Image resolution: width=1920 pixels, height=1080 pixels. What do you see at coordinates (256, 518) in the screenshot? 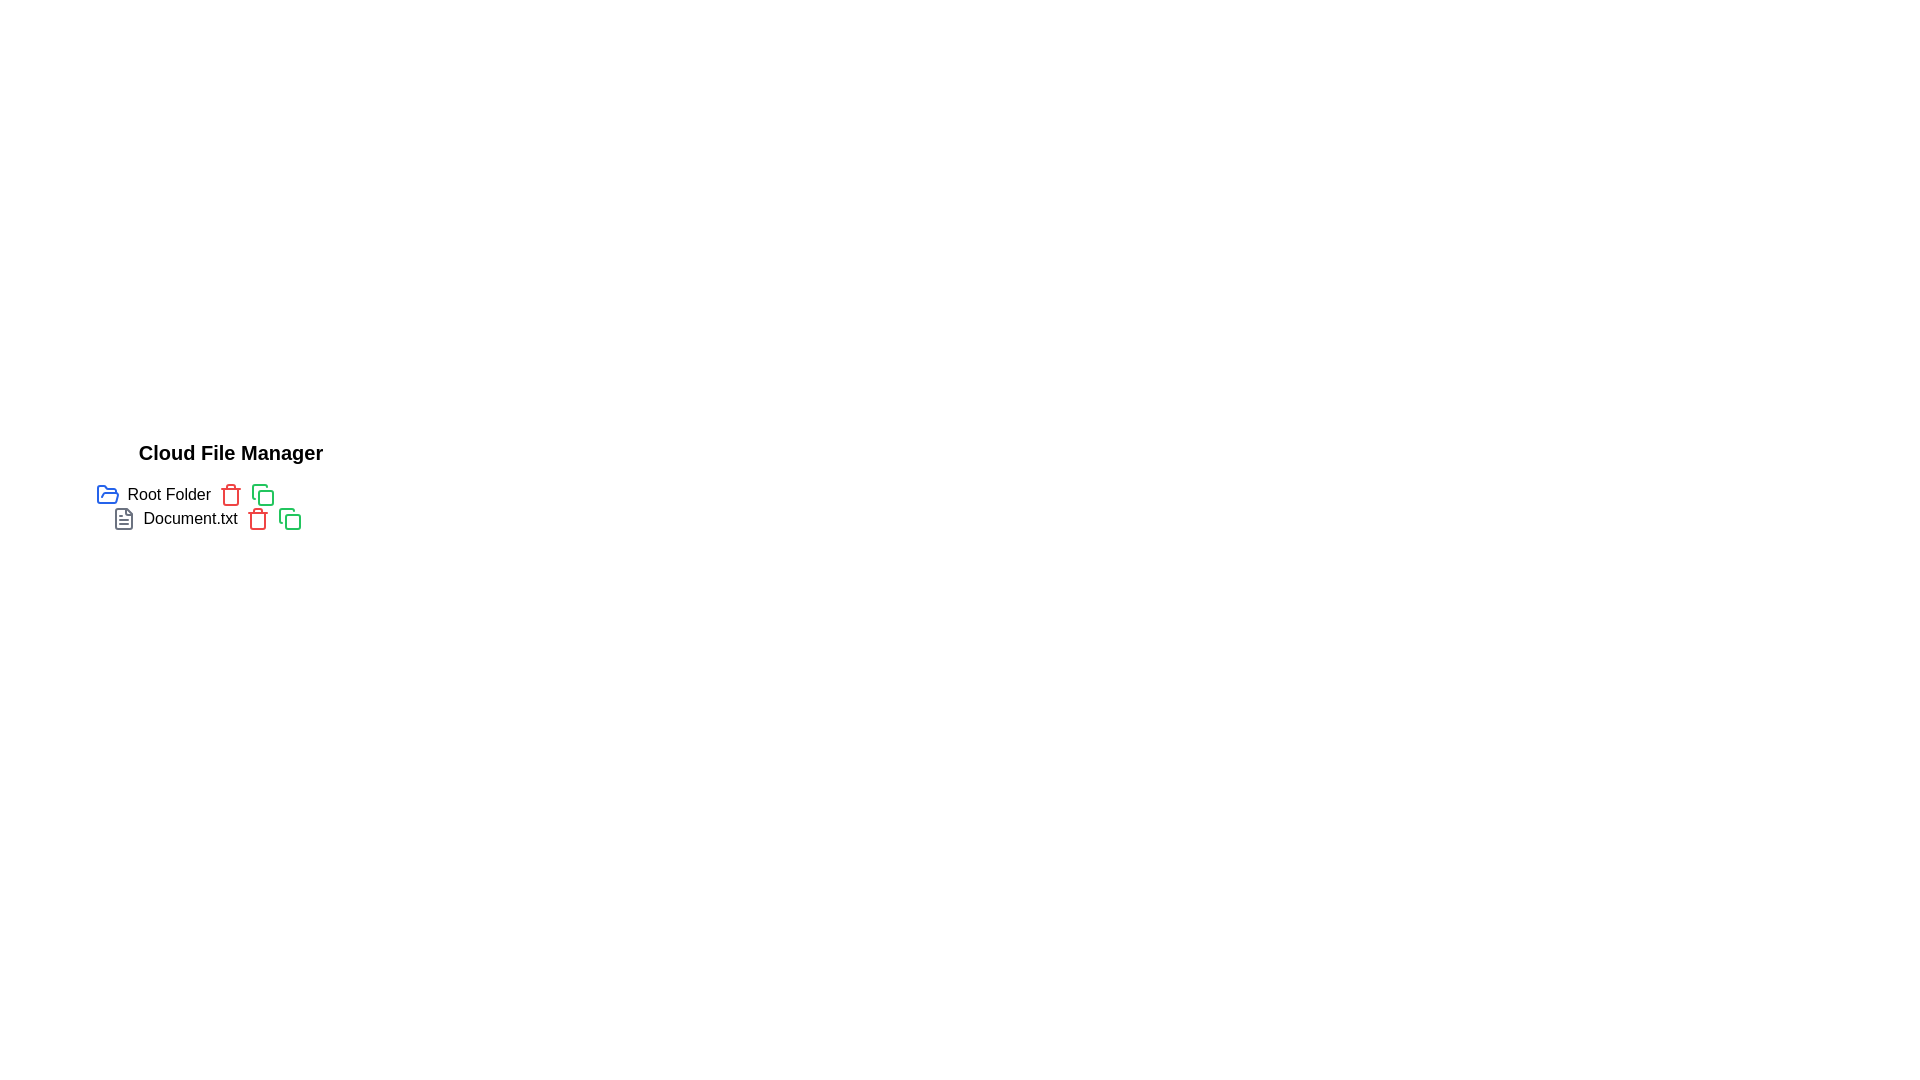
I see `the red trash can icon button` at bounding box center [256, 518].